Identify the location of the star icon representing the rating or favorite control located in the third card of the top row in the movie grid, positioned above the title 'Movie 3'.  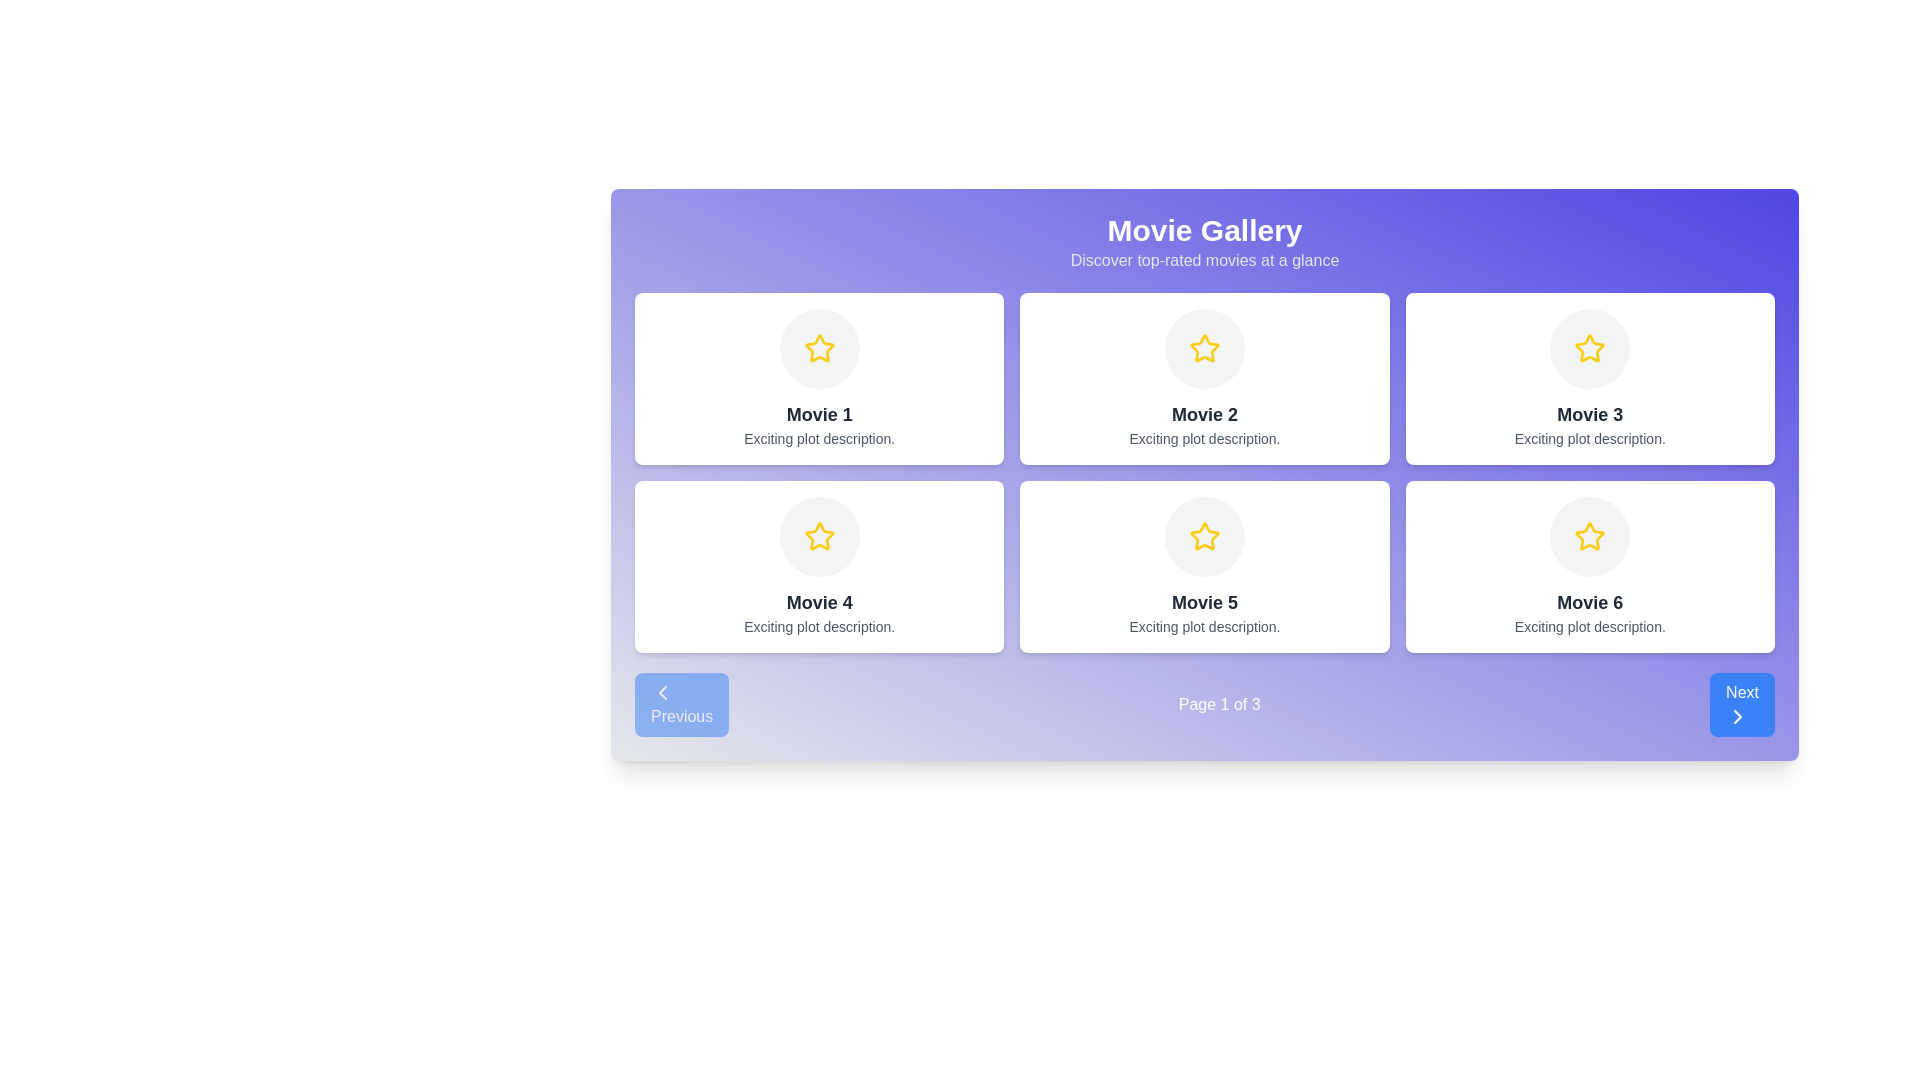
(1589, 347).